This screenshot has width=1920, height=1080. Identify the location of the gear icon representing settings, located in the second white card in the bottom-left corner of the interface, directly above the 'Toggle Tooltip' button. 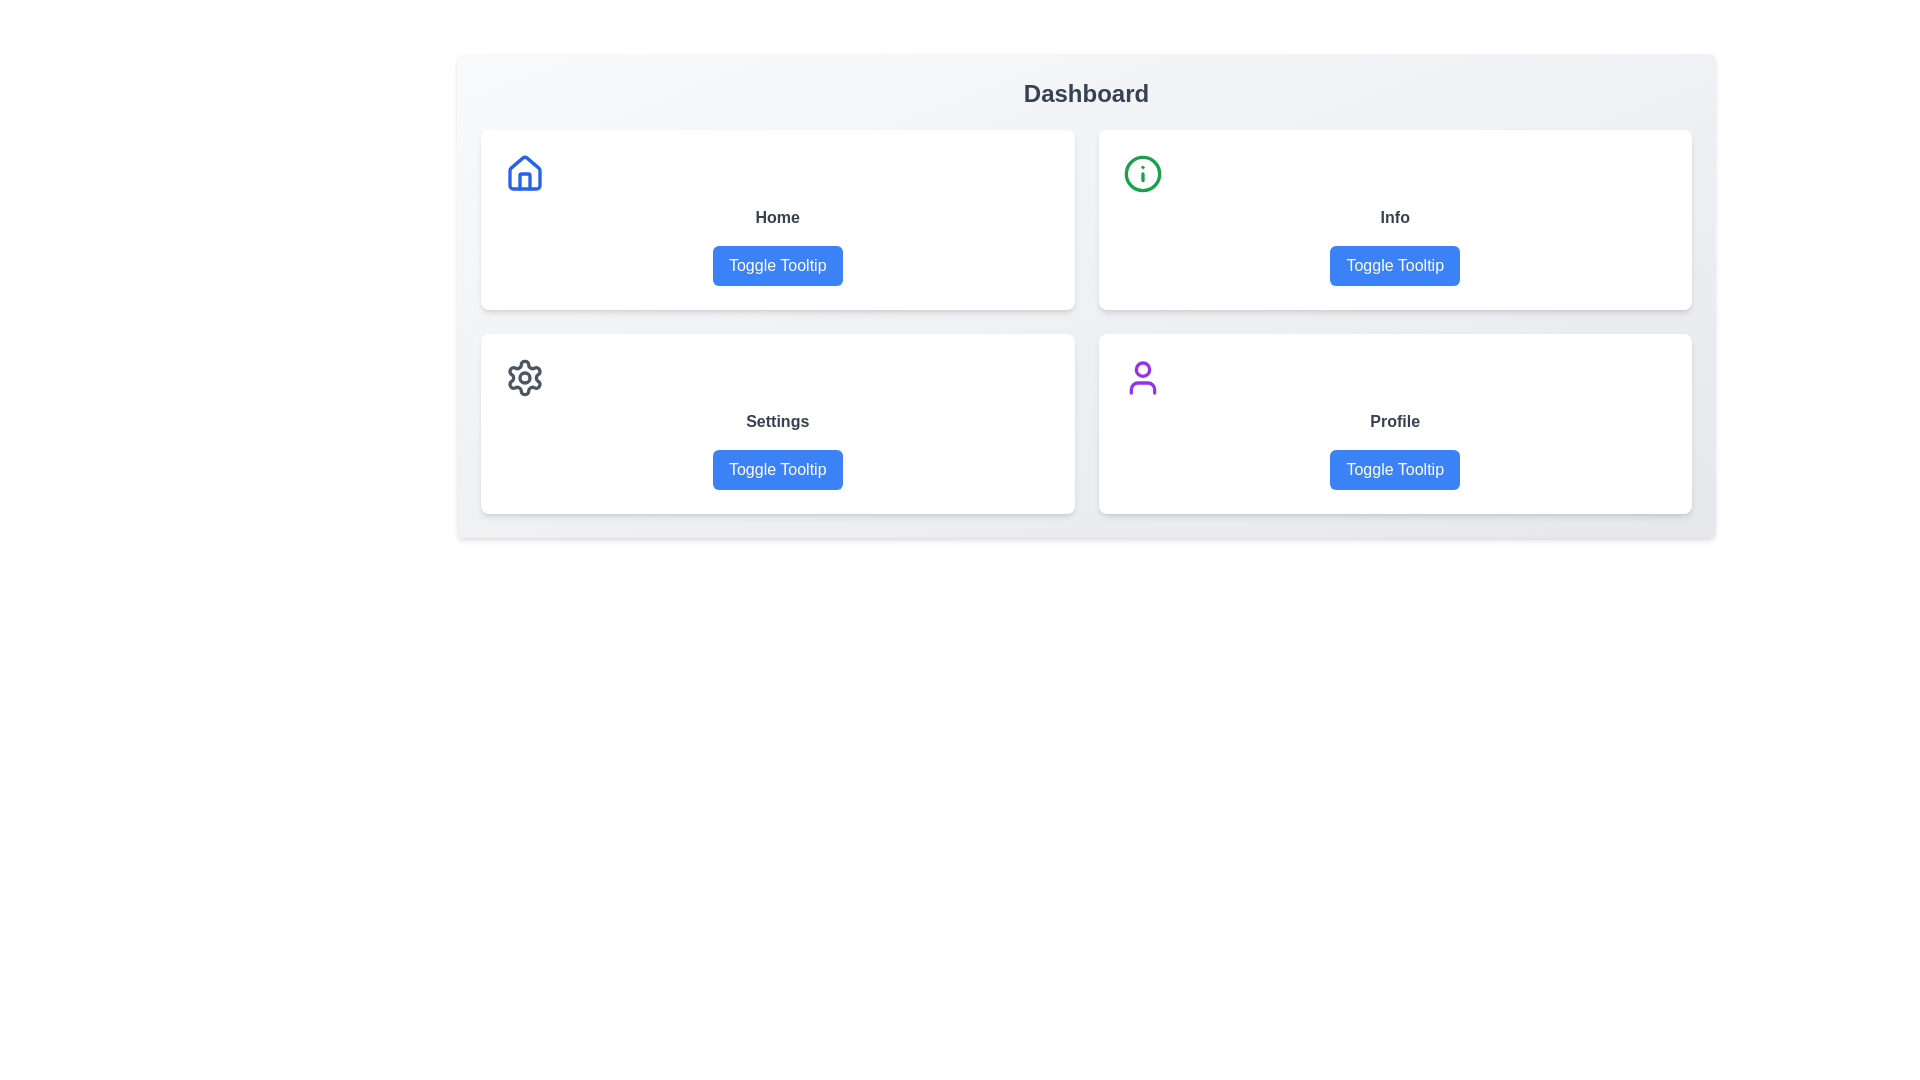
(524, 378).